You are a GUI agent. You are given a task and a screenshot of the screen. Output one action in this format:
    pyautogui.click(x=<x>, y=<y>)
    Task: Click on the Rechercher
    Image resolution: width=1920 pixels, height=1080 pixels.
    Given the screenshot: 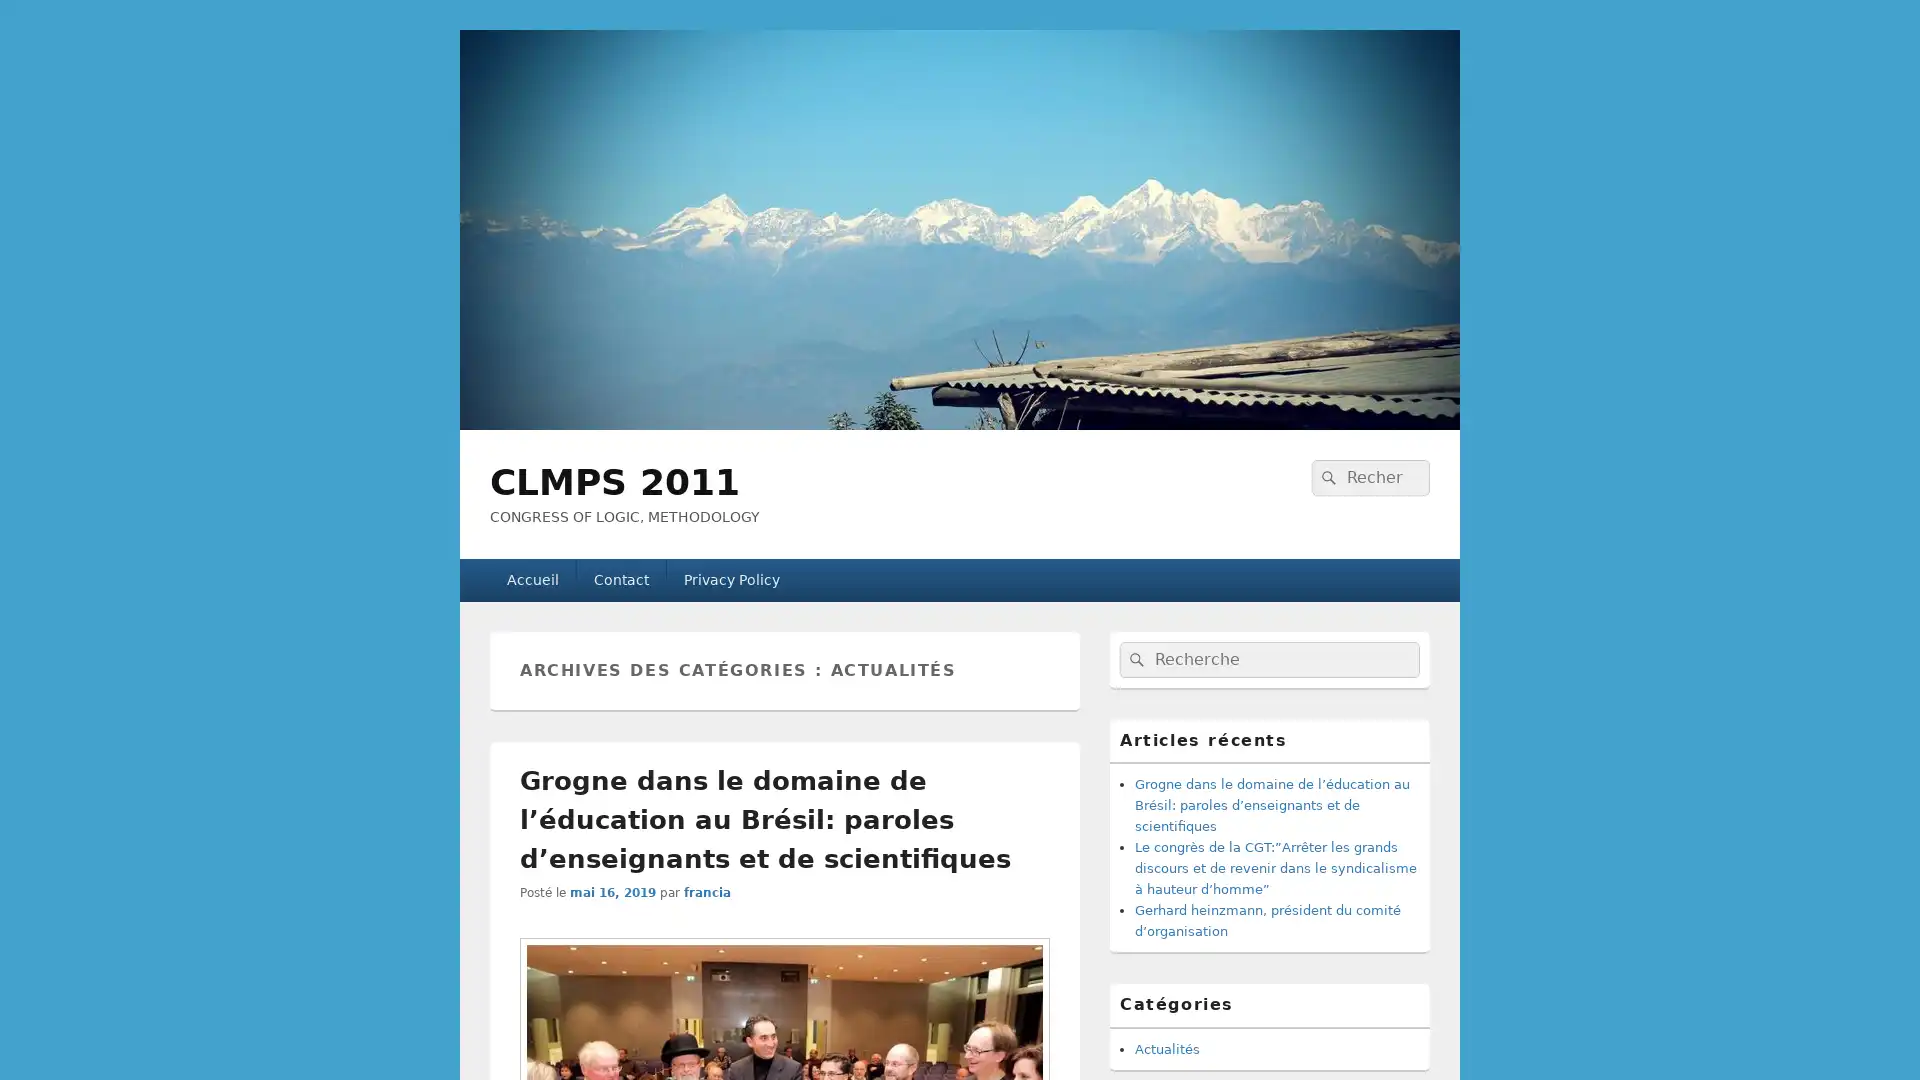 What is the action you would take?
    pyautogui.click(x=1134, y=659)
    